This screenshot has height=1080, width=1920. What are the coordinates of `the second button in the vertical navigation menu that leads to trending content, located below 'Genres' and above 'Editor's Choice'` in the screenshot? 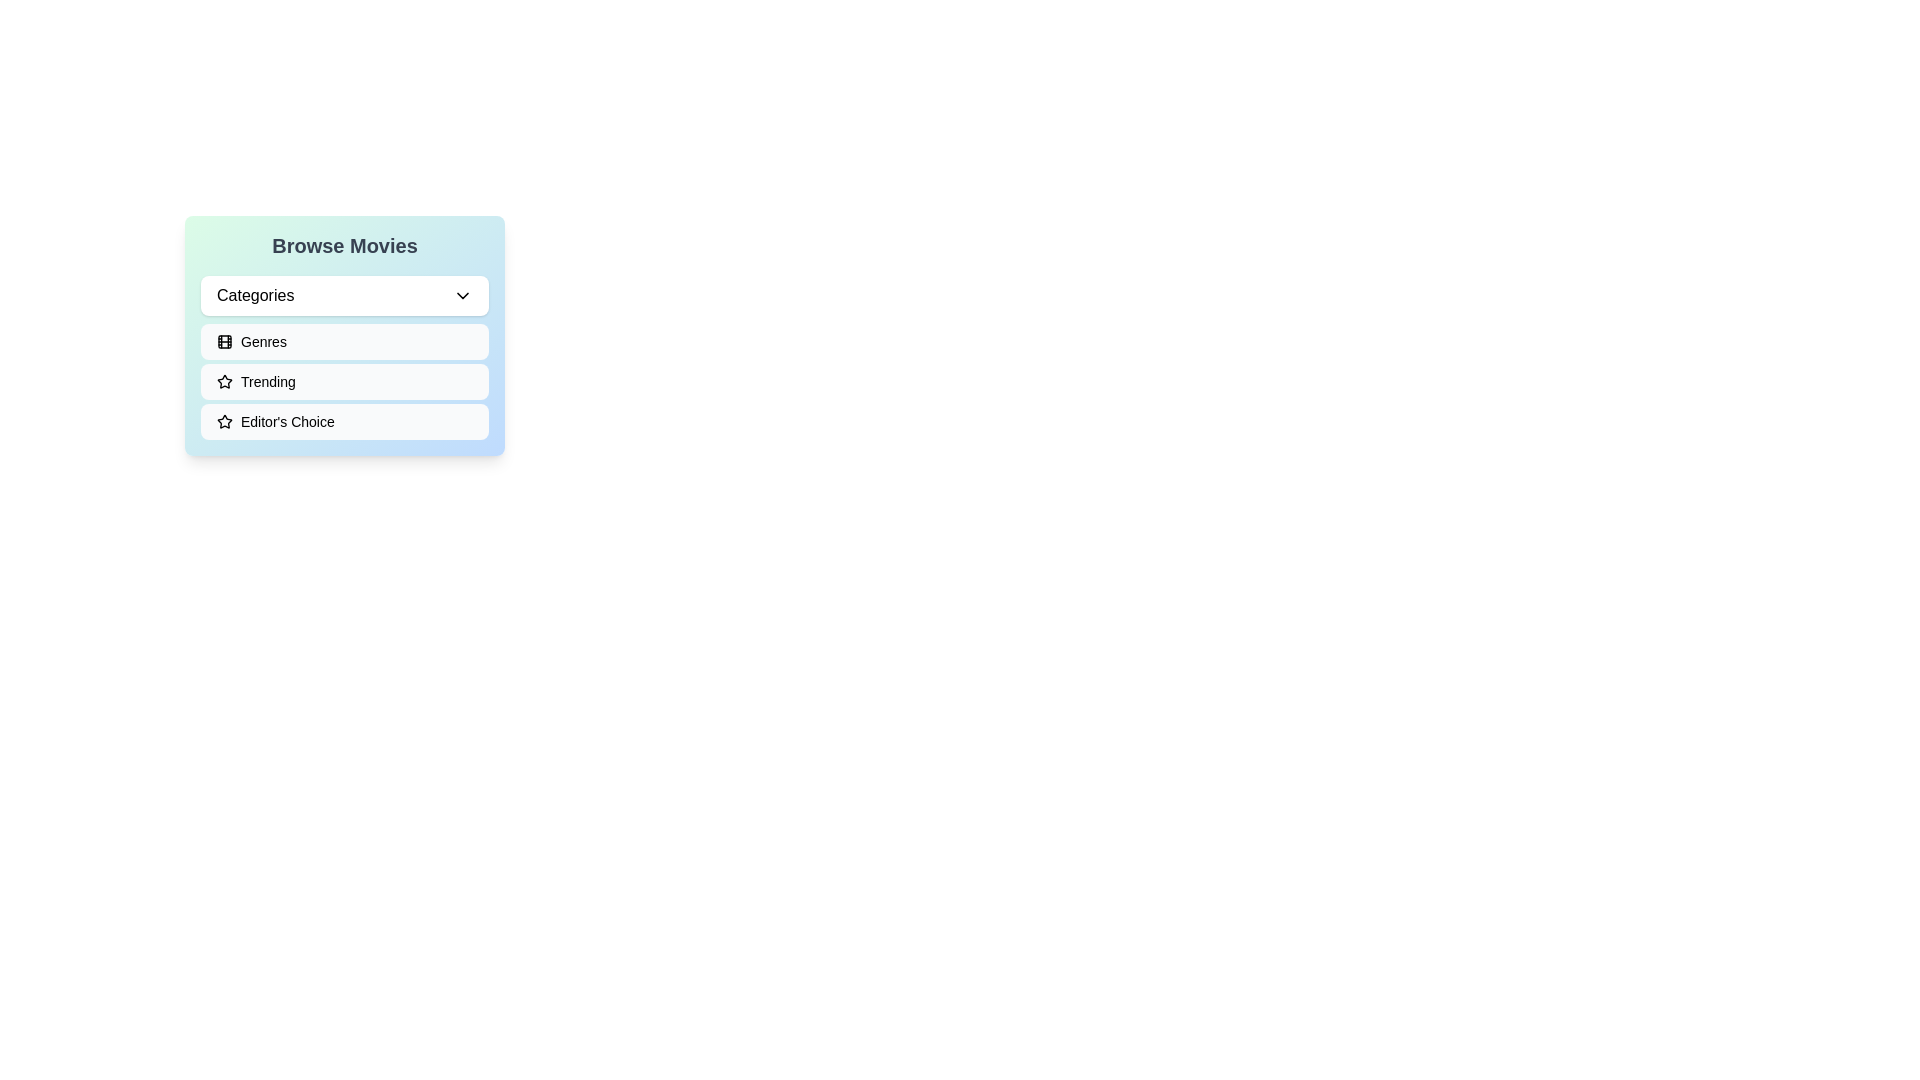 It's located at (345, 381).